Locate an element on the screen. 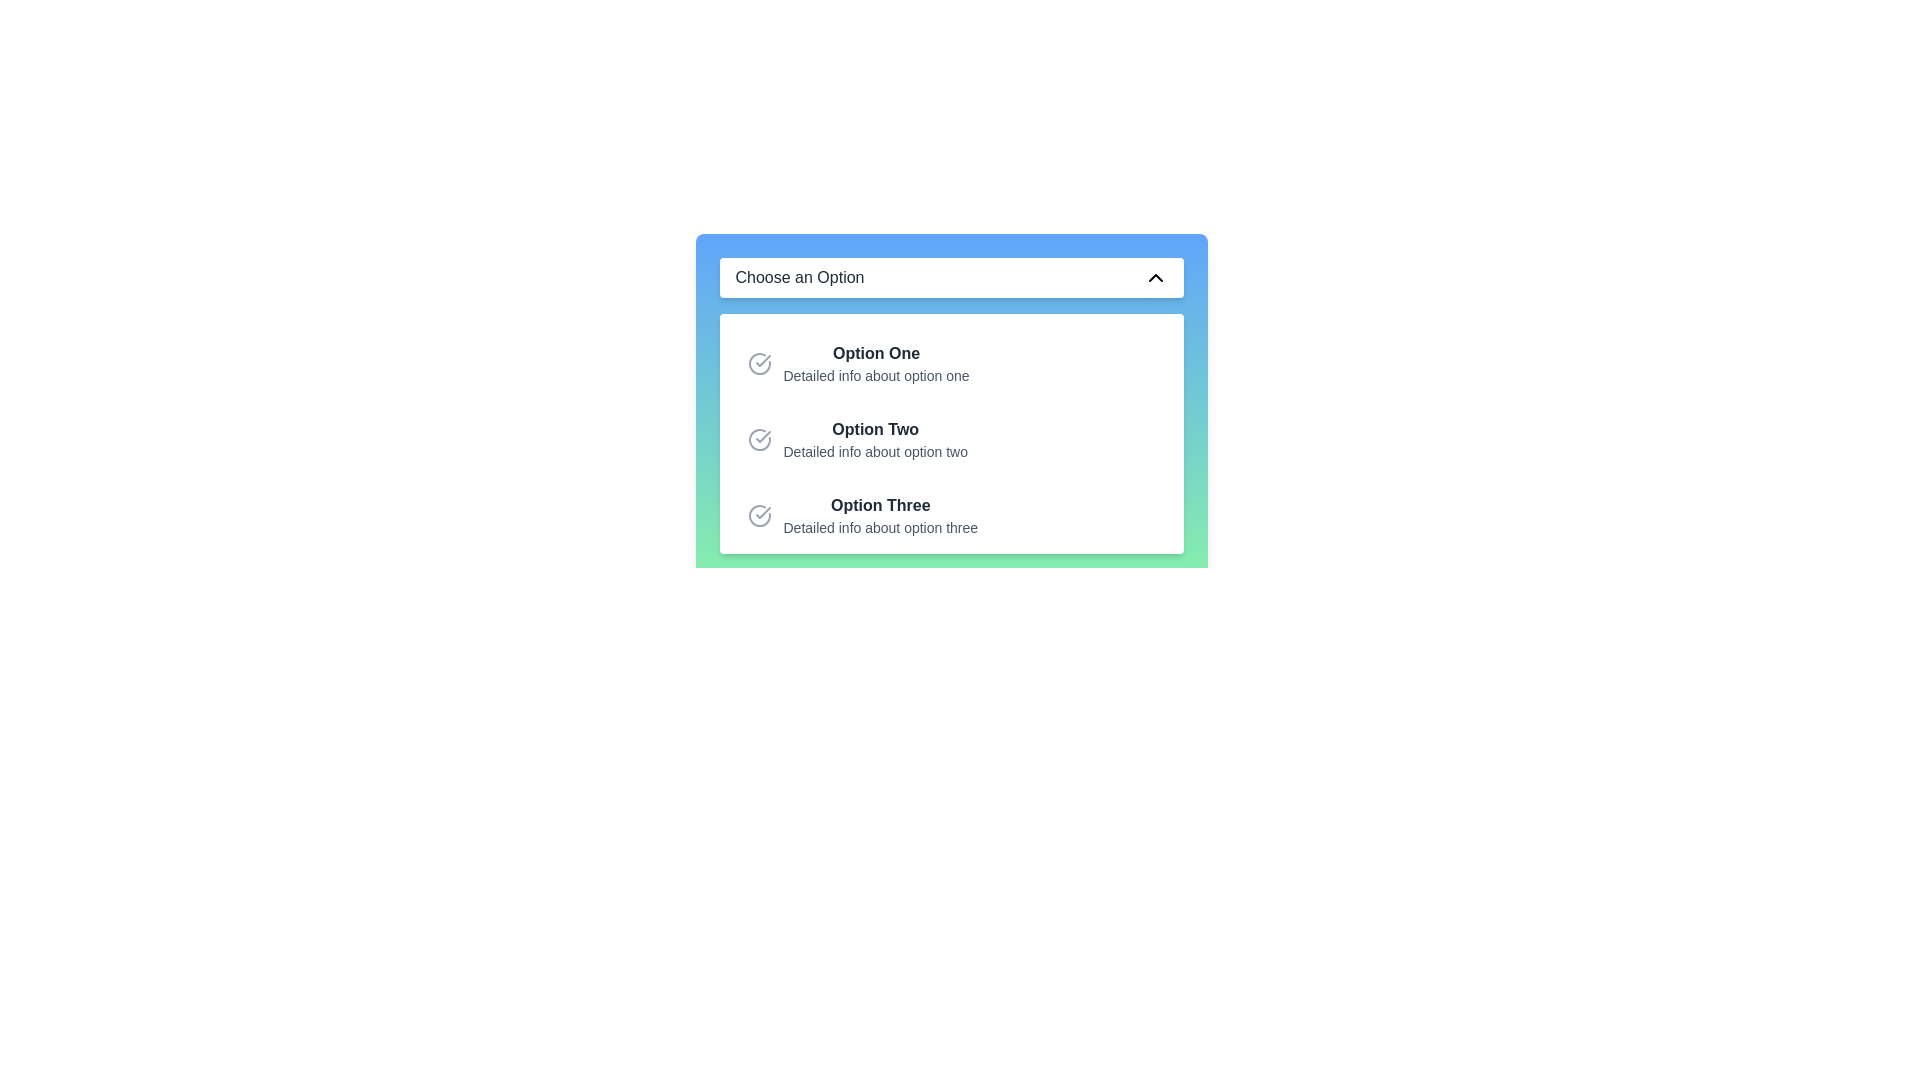  text label that represents the title of the second option in the dropdown menu, positioned below 'Option One' and above 'Option Three' is located at coordinates (875, 428).